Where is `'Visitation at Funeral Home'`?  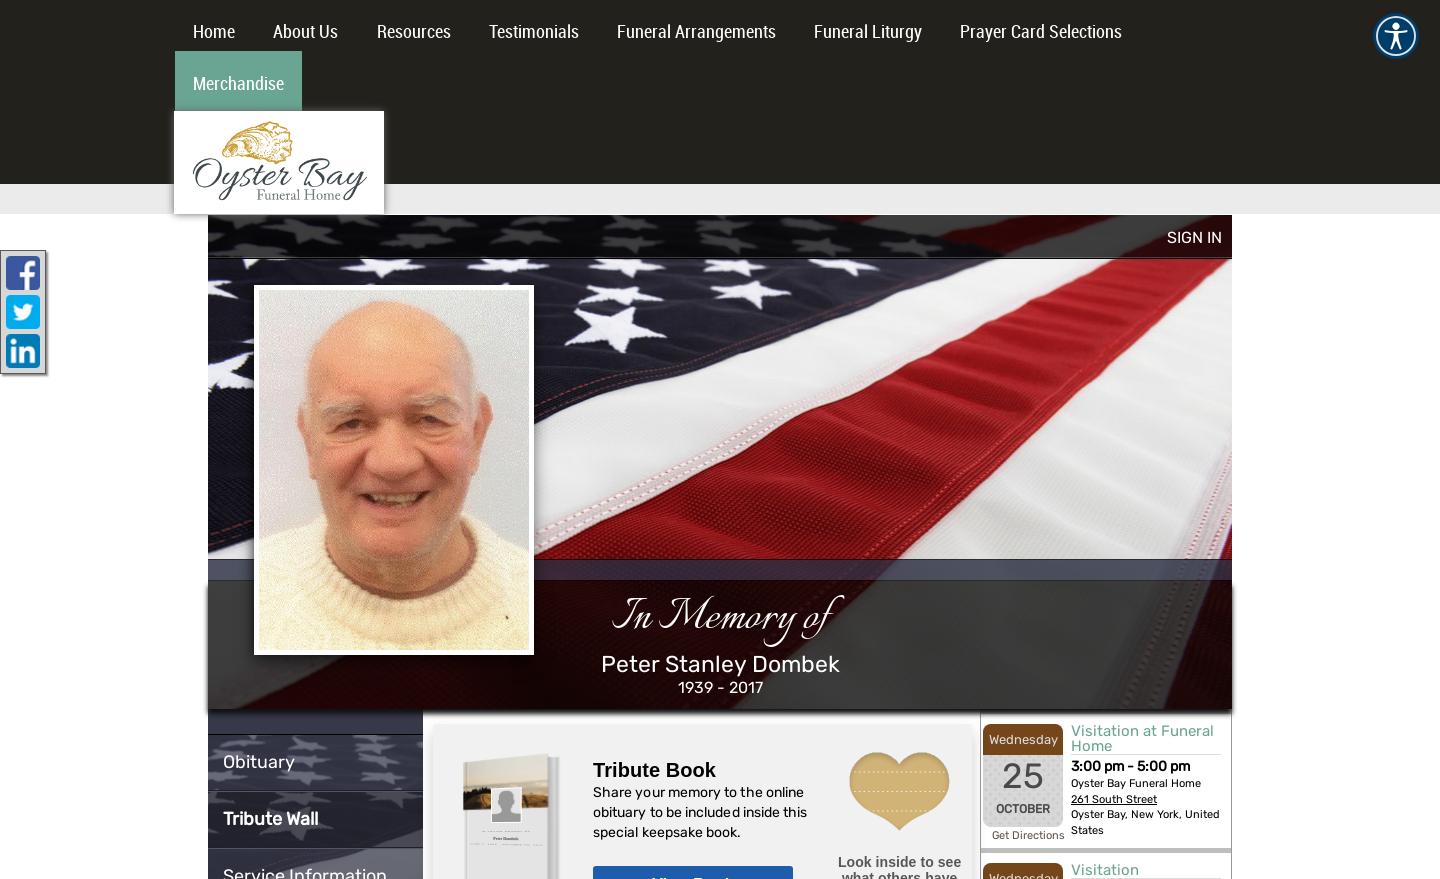 'Visitation at Funeral Home' is located at coordinates (1071, 736).